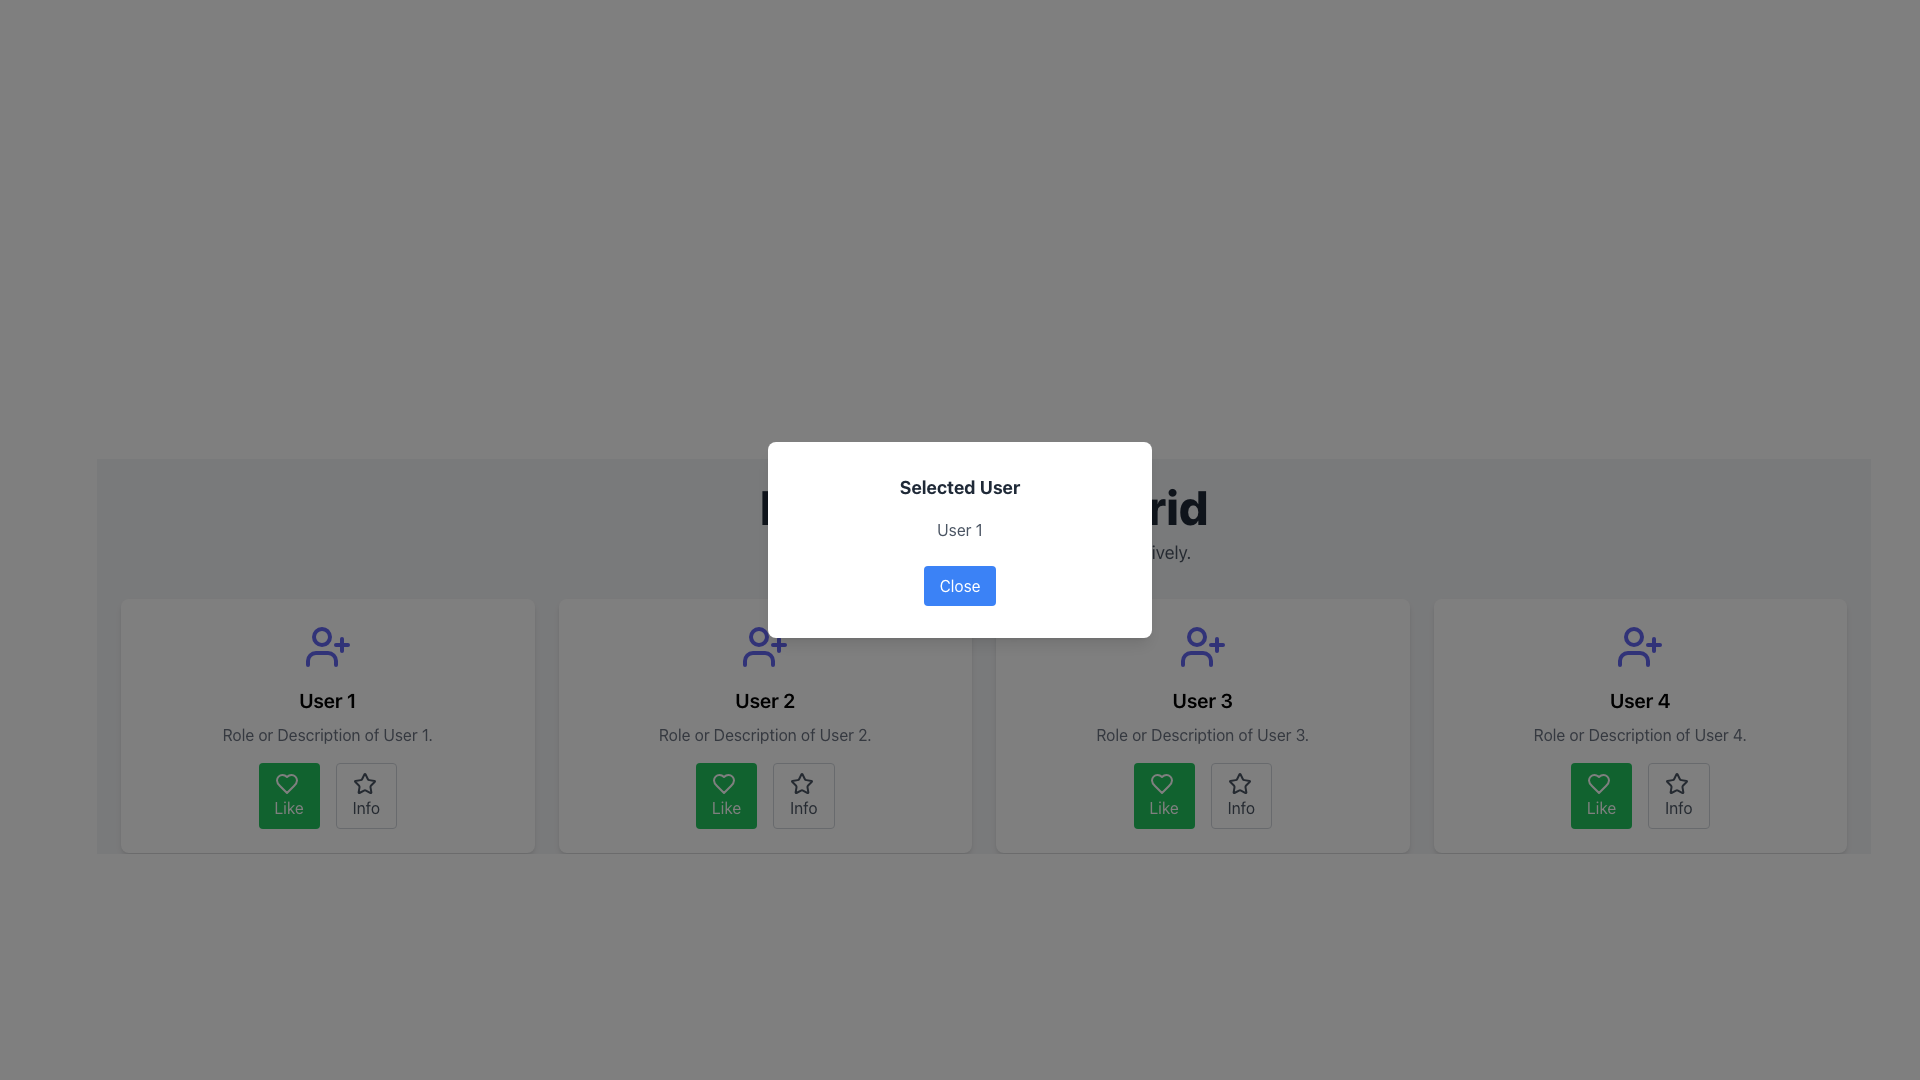  I want to click on the 'Like' button located under the card for 'User 3', which is the first button in the user actions section, so click(1164, 794).